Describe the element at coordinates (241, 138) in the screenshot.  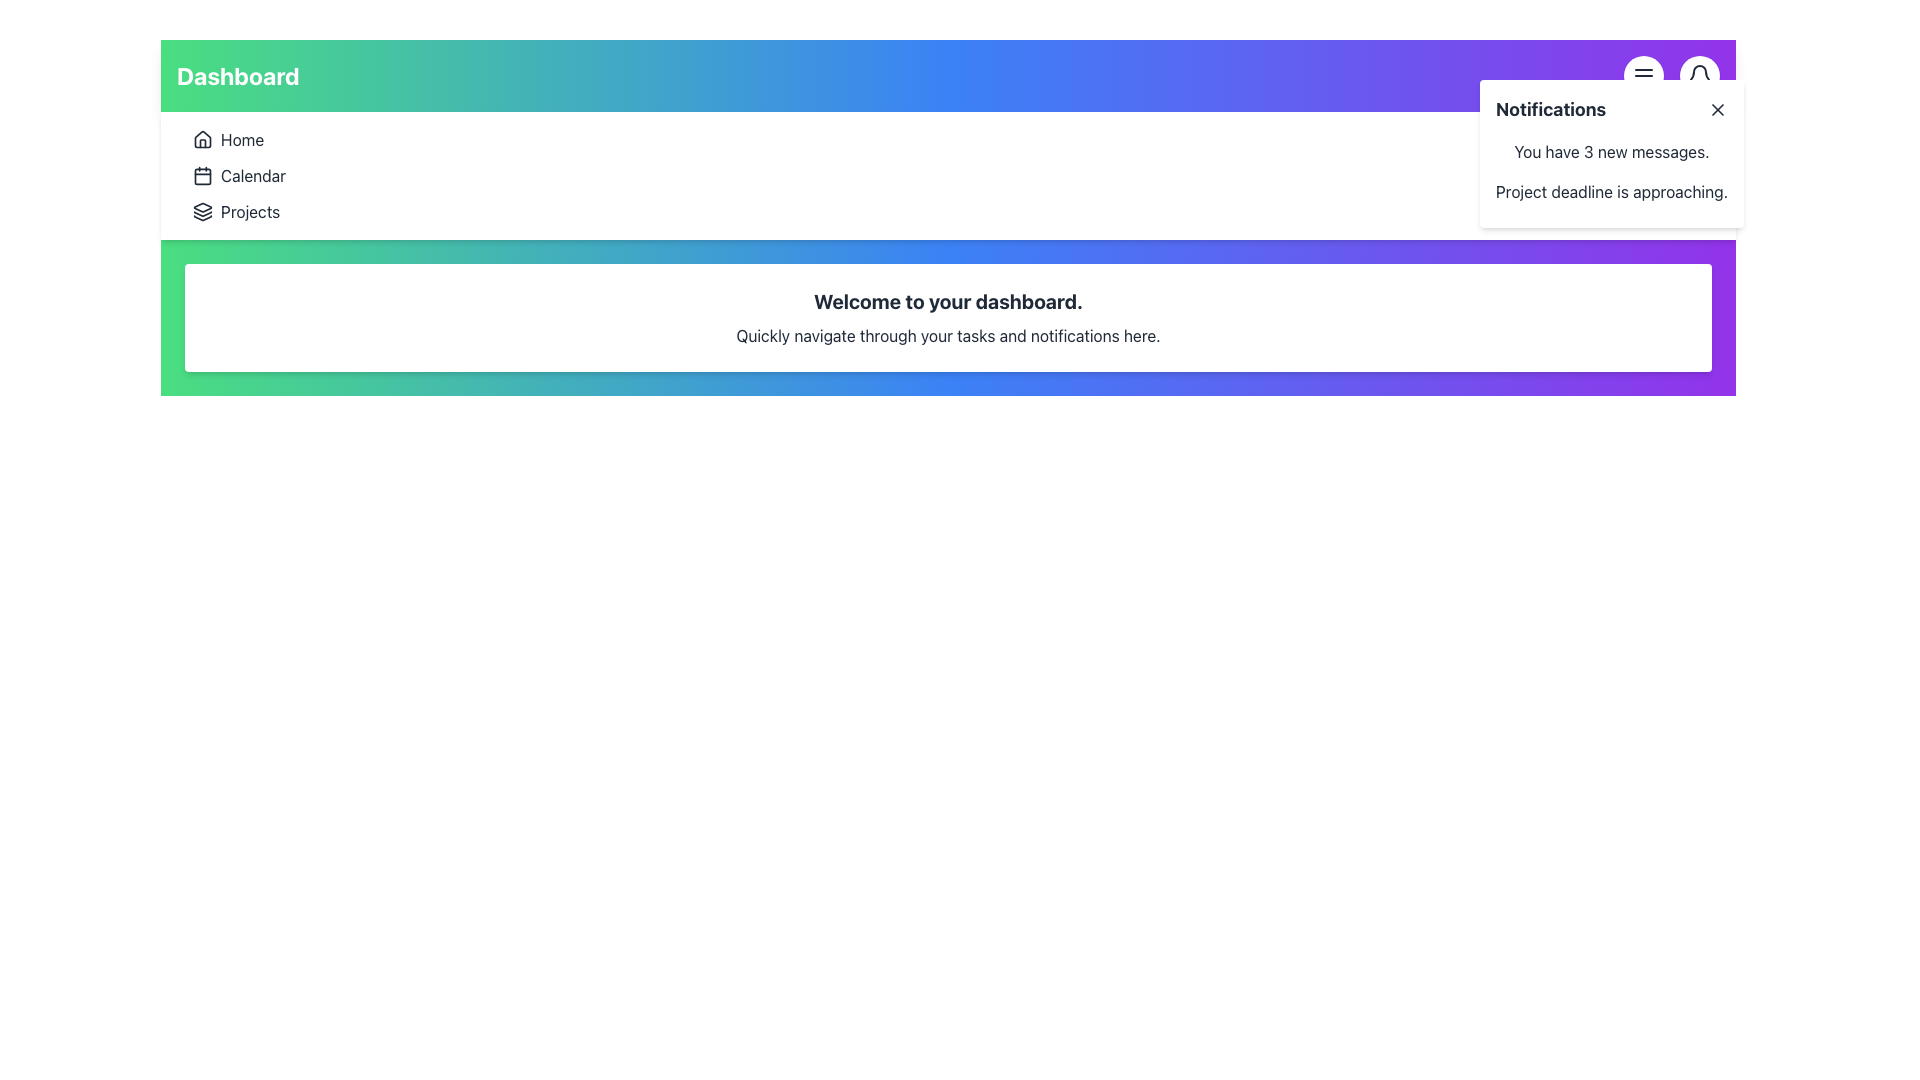
I see `the homepage label in the navigation menu that identifies the adjacent house icon` at that location.